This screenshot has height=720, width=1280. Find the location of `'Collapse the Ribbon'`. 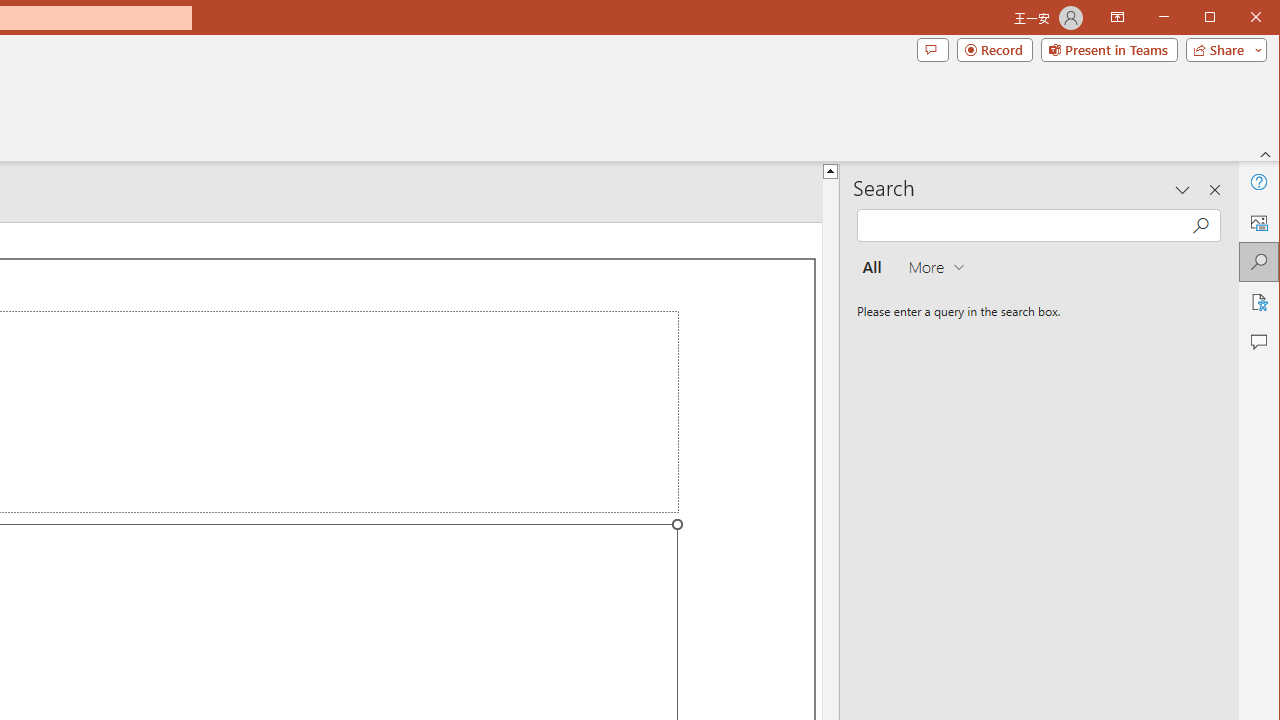

'Collapse the Ribbon' is located at coordinates (1265, 153).